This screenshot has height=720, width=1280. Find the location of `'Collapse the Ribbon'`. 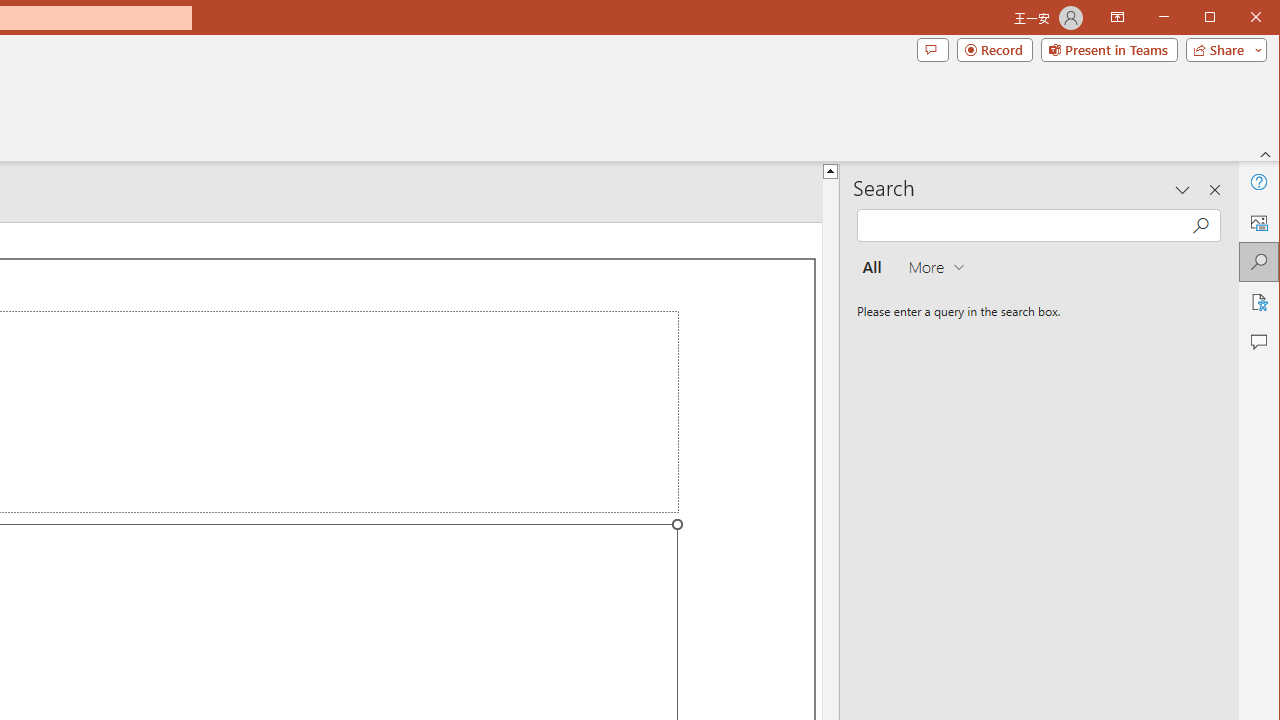

'Collapse the Ribbon' is located at coordinates (1265, 153).